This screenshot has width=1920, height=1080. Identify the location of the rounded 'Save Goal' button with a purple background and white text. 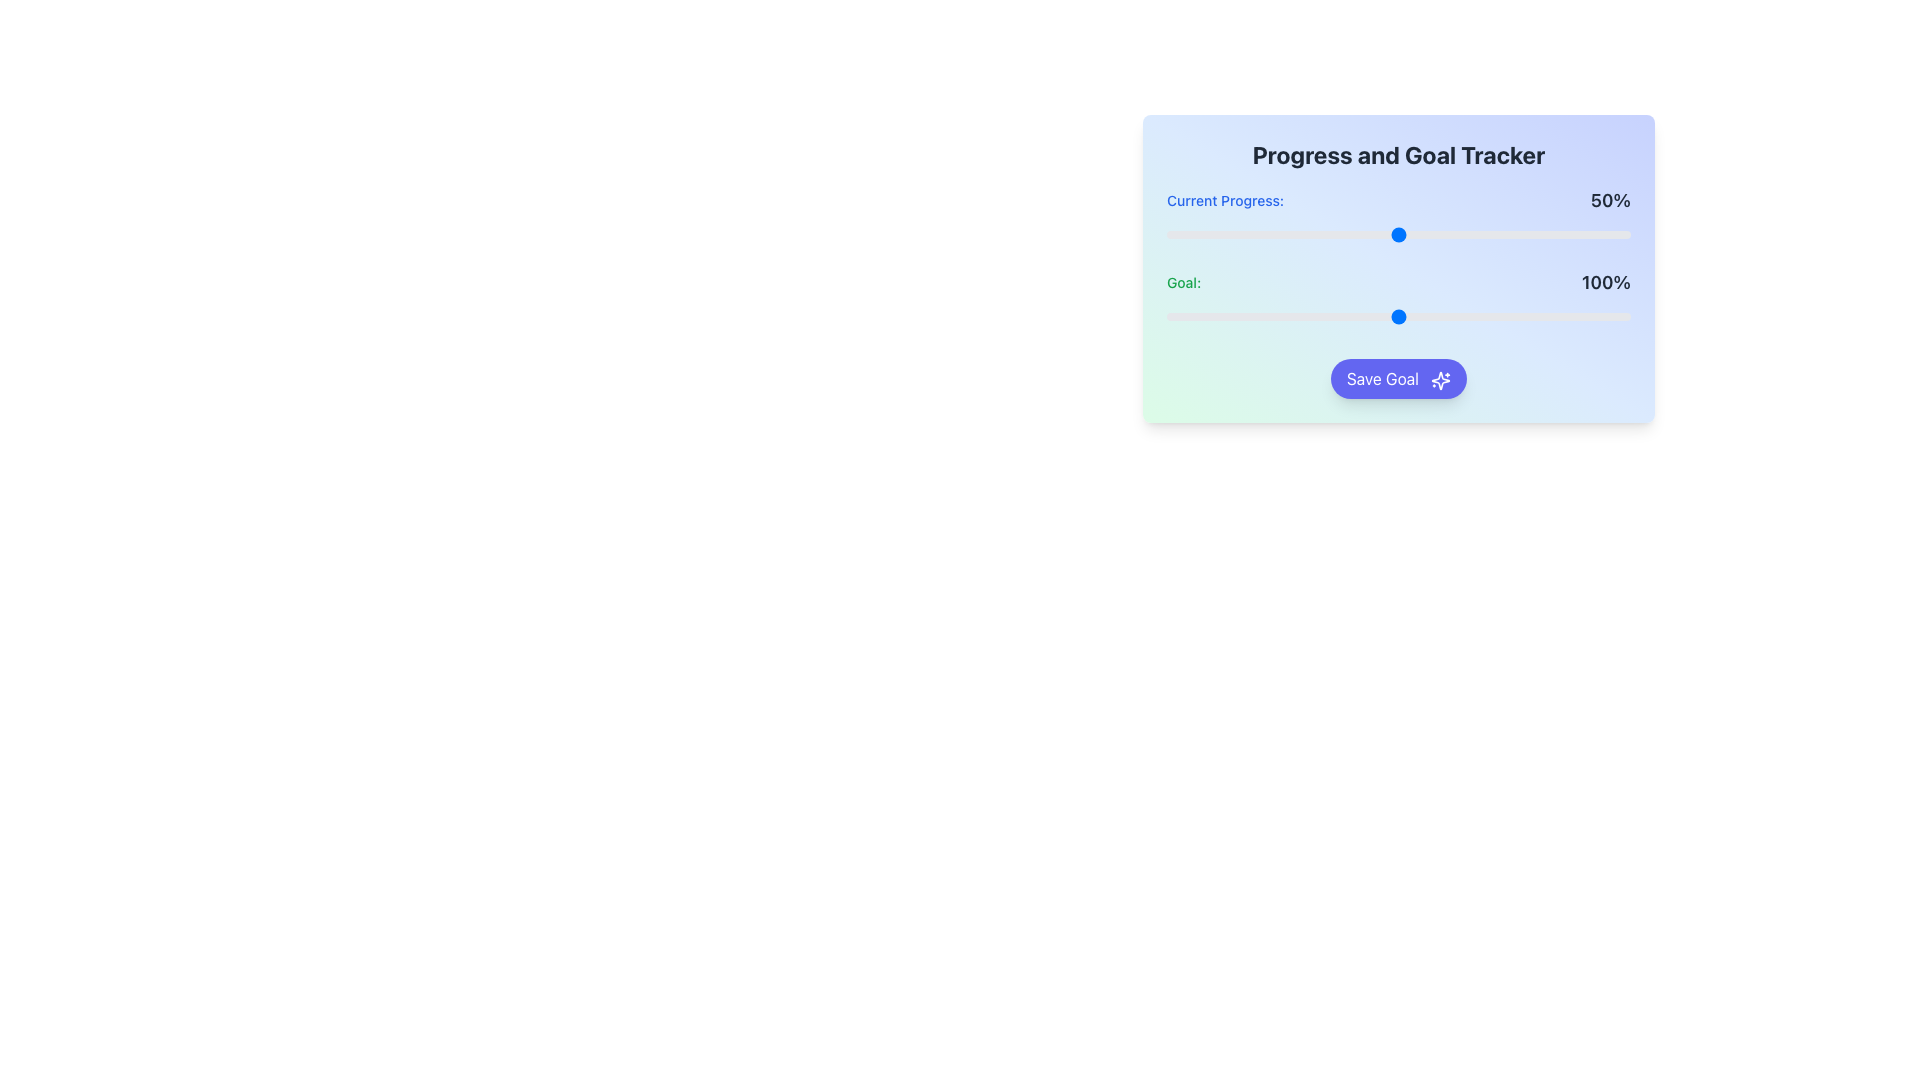
(1397, 378).